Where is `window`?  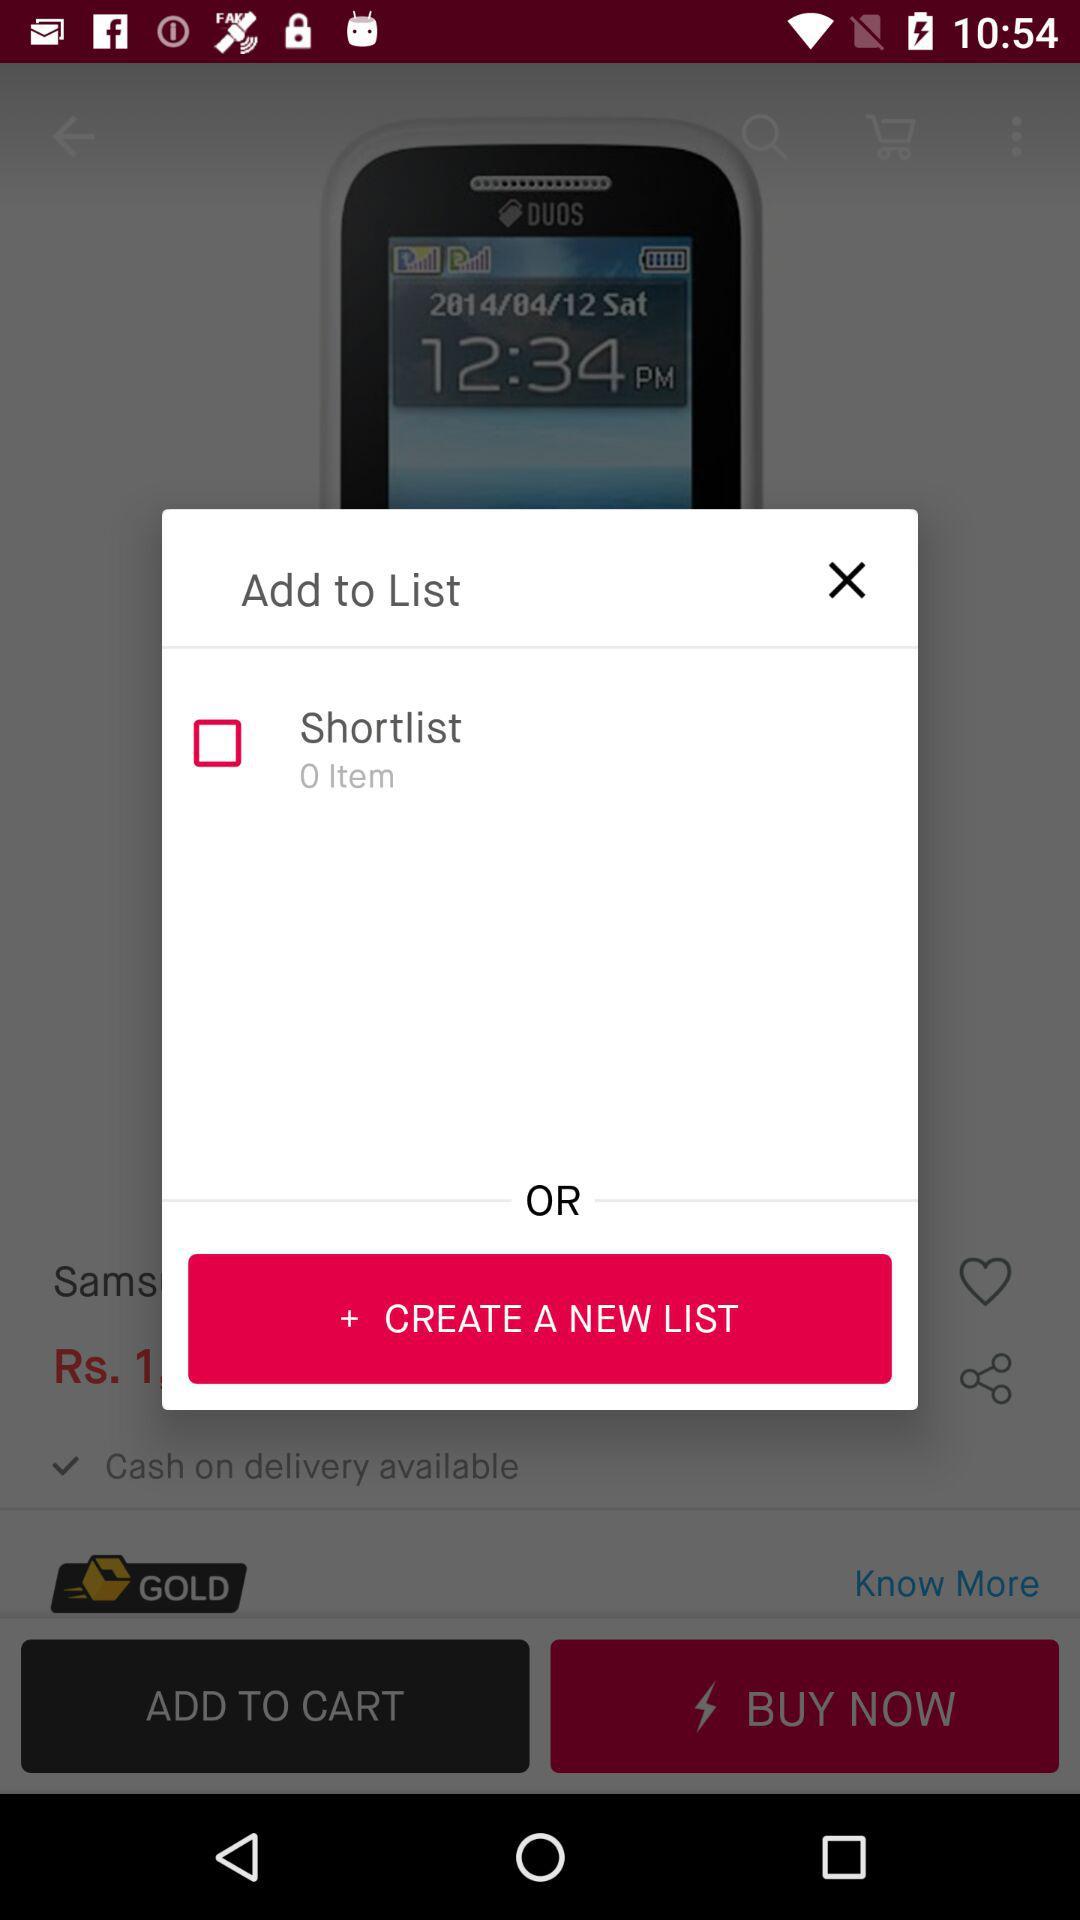
window is located at coordinates (833, 572).